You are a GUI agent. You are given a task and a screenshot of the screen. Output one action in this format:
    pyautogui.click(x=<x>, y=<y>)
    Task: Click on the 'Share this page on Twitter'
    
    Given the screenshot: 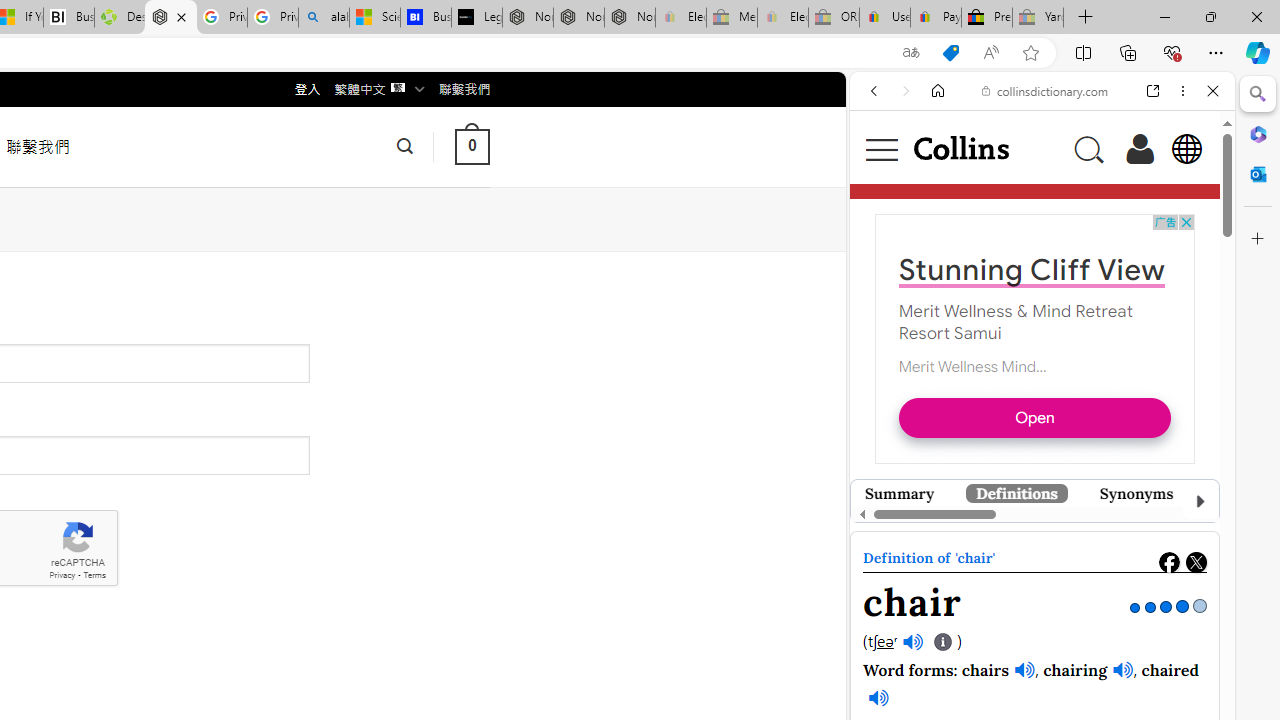 What is the action you would take?
    pyautogui.click(x=1196, y=562)
    